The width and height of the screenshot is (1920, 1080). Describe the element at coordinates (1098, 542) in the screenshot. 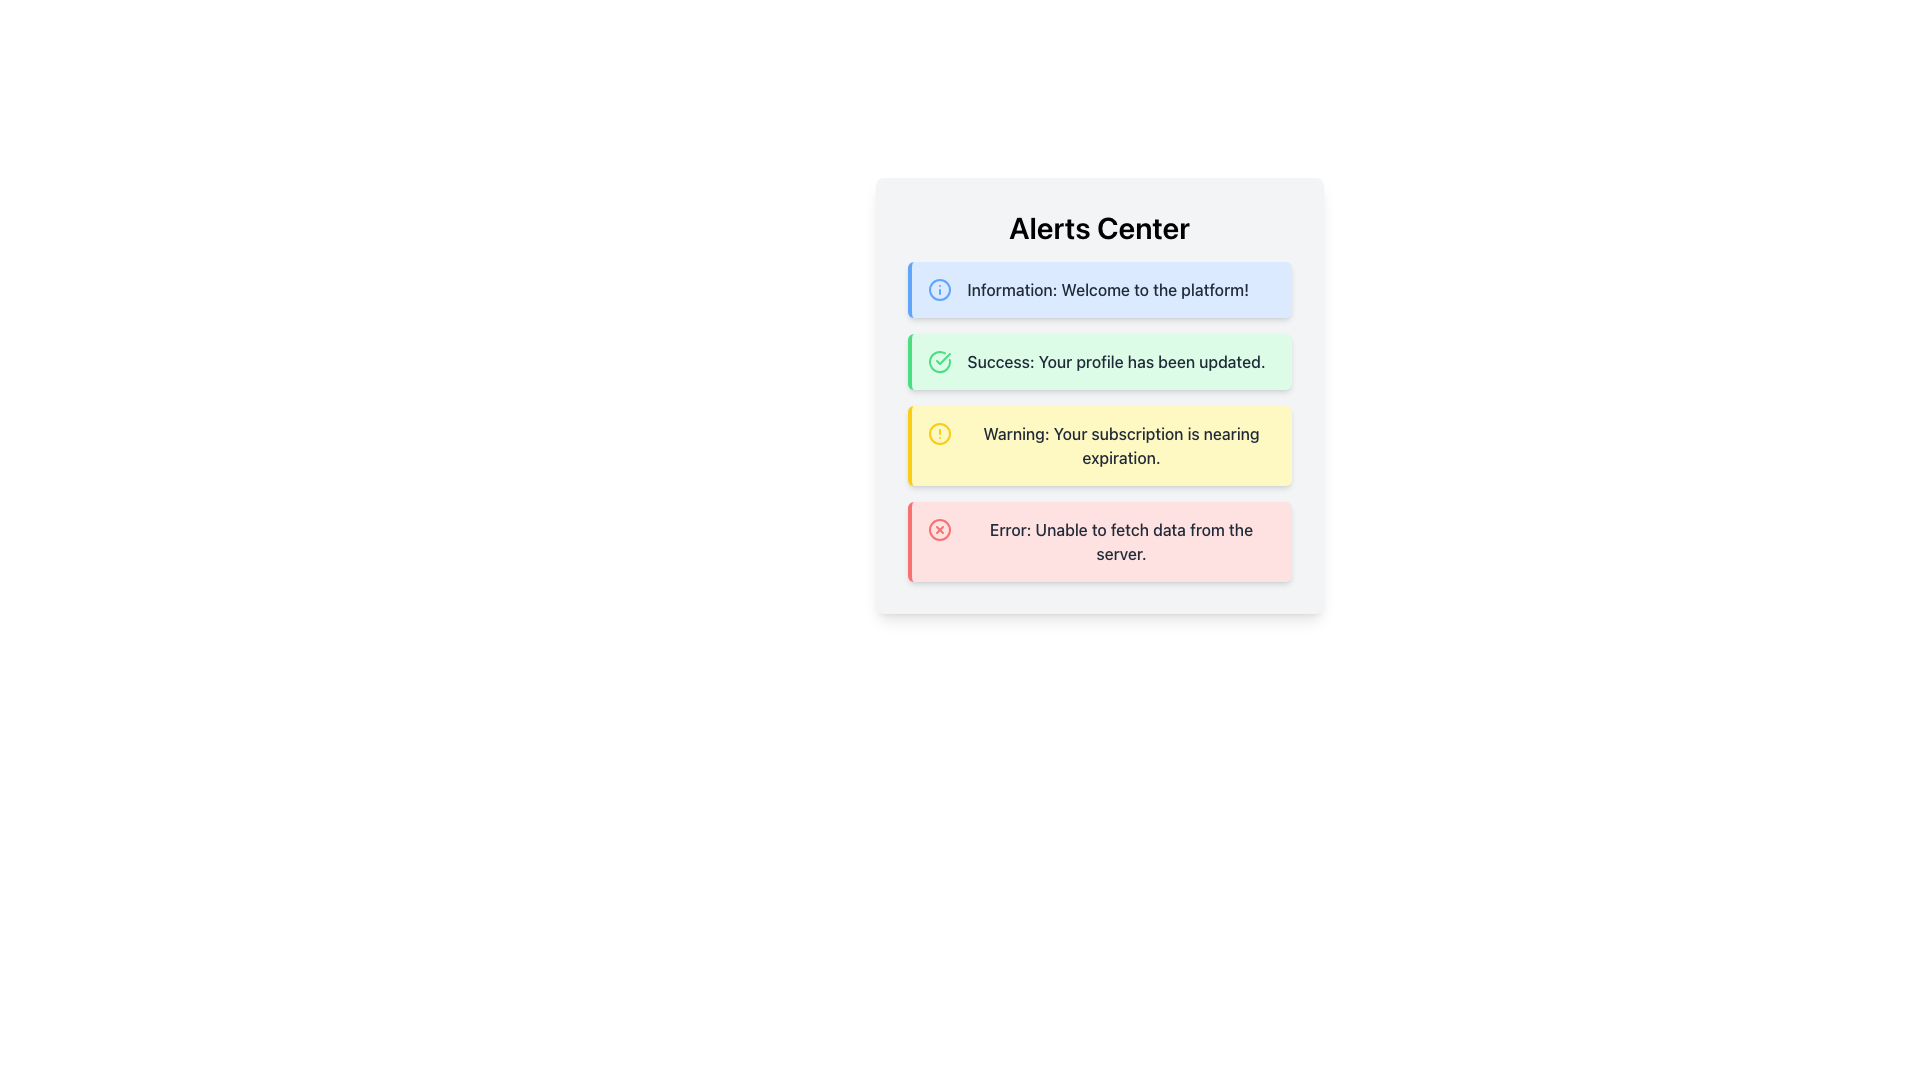

I see `error message from the fourth alert message box in the 'Alerts Center' section, which indicates a failure to fetch data from the server` at that location.